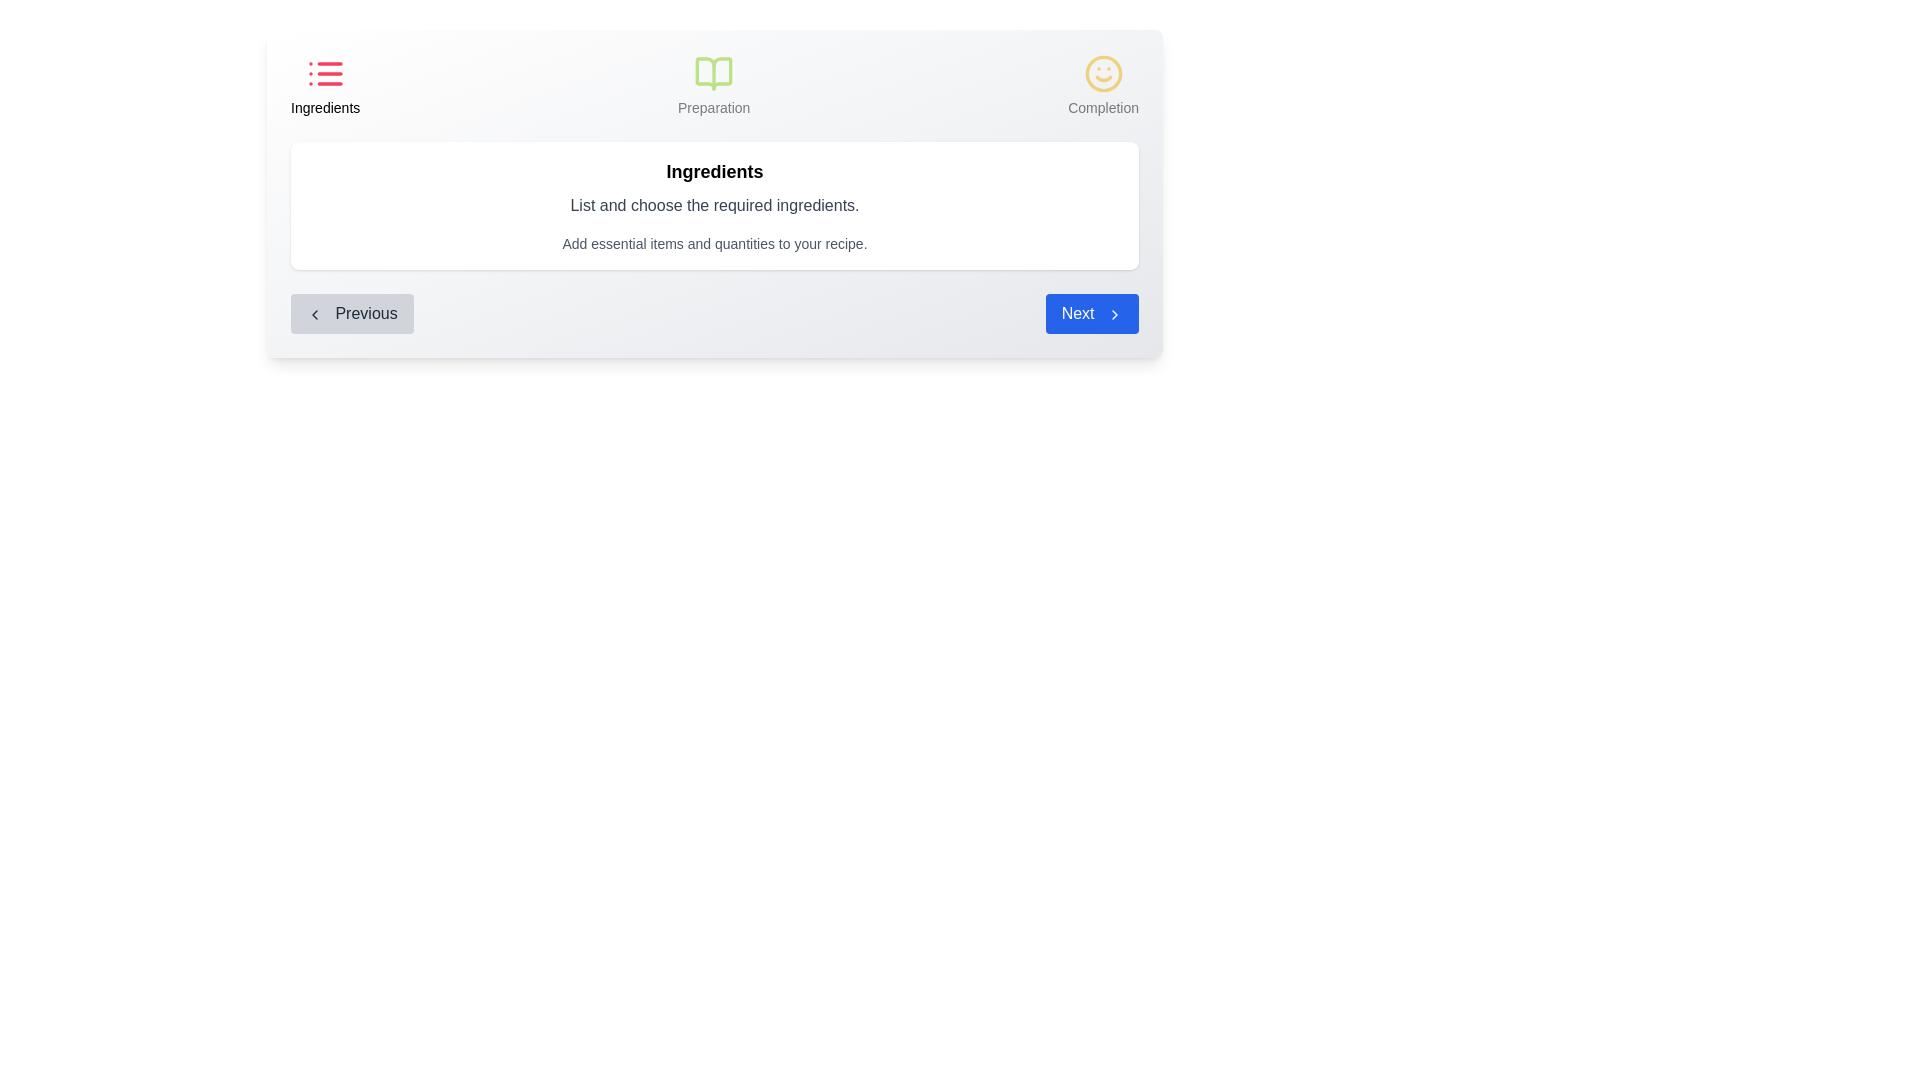 This screenshot has width=1920, height=1080. What do you see at coordinates (1102, 72) in the screenshot?
I see `the circular yellow boundary of the smiling face icon located at the far right of the header section` at bounding box center [1102, 72].